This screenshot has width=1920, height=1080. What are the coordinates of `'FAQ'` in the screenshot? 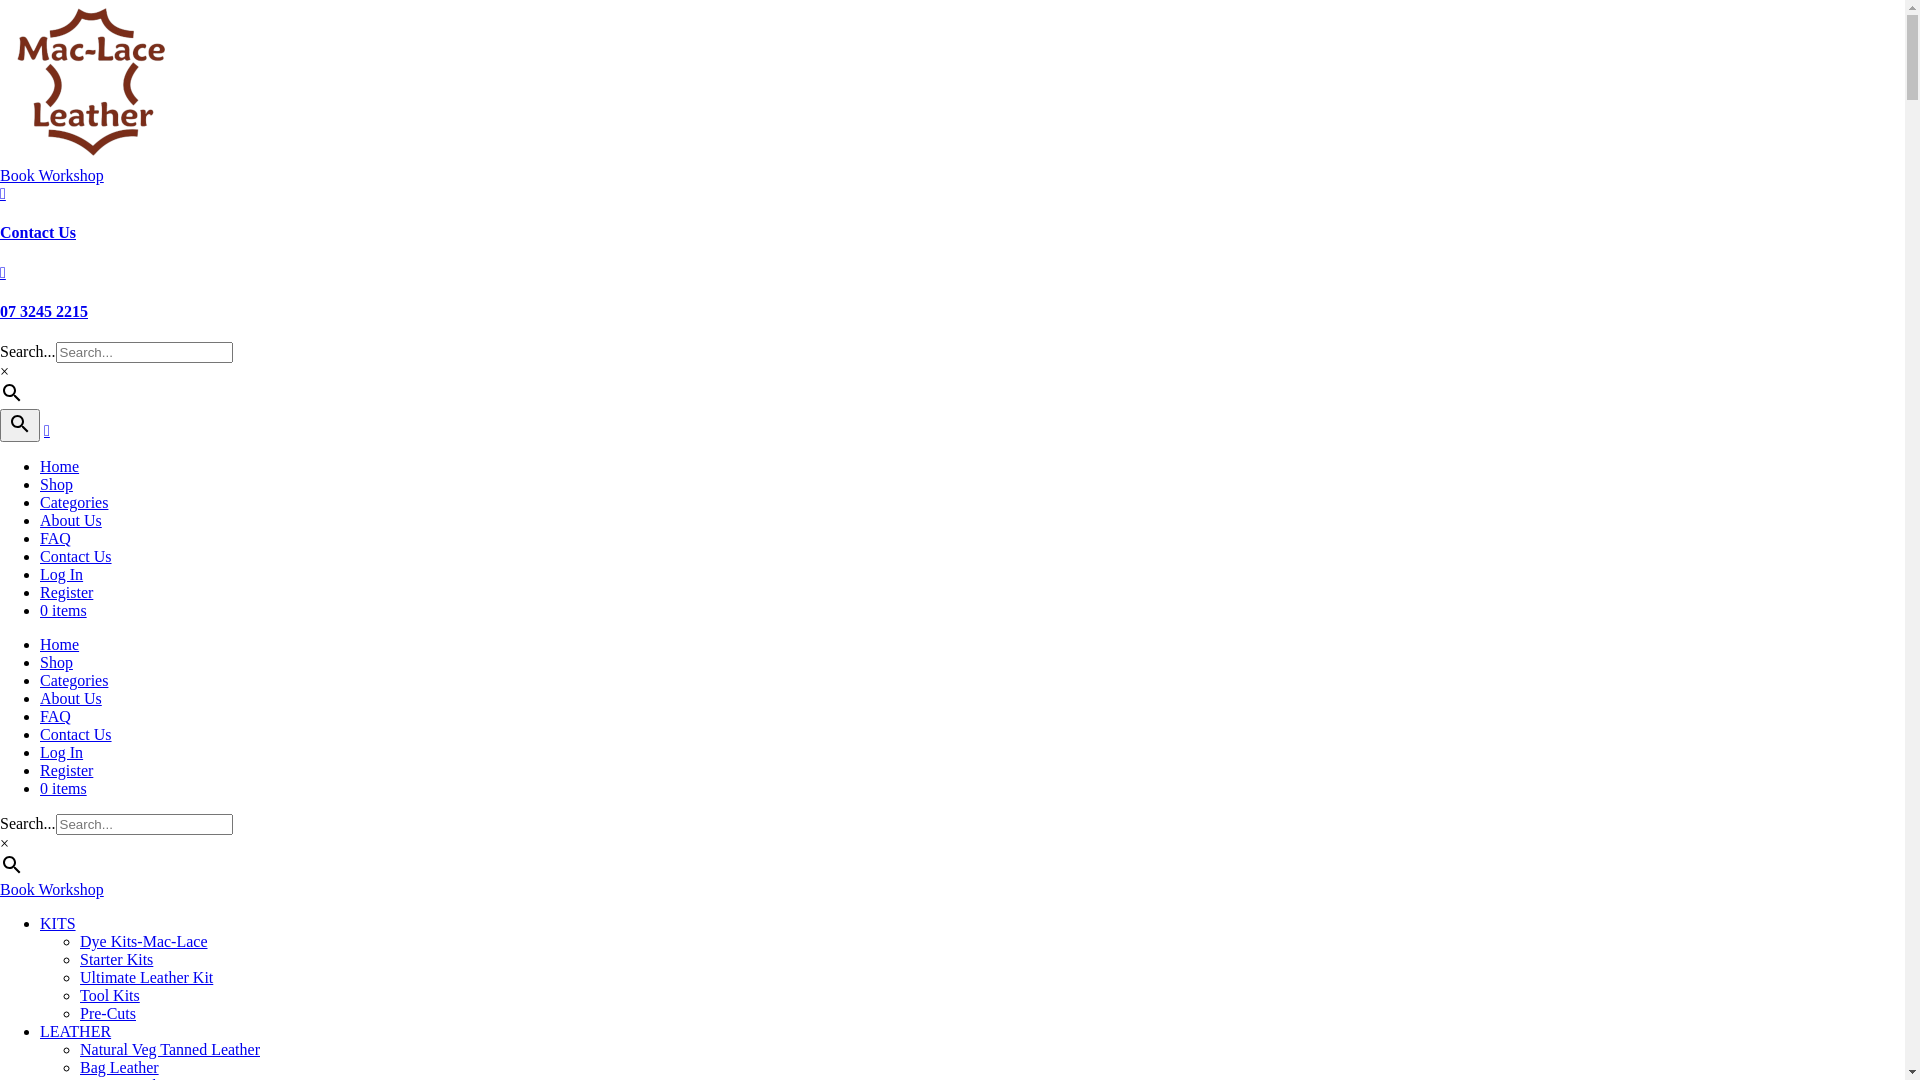 It's located at (55, 537).